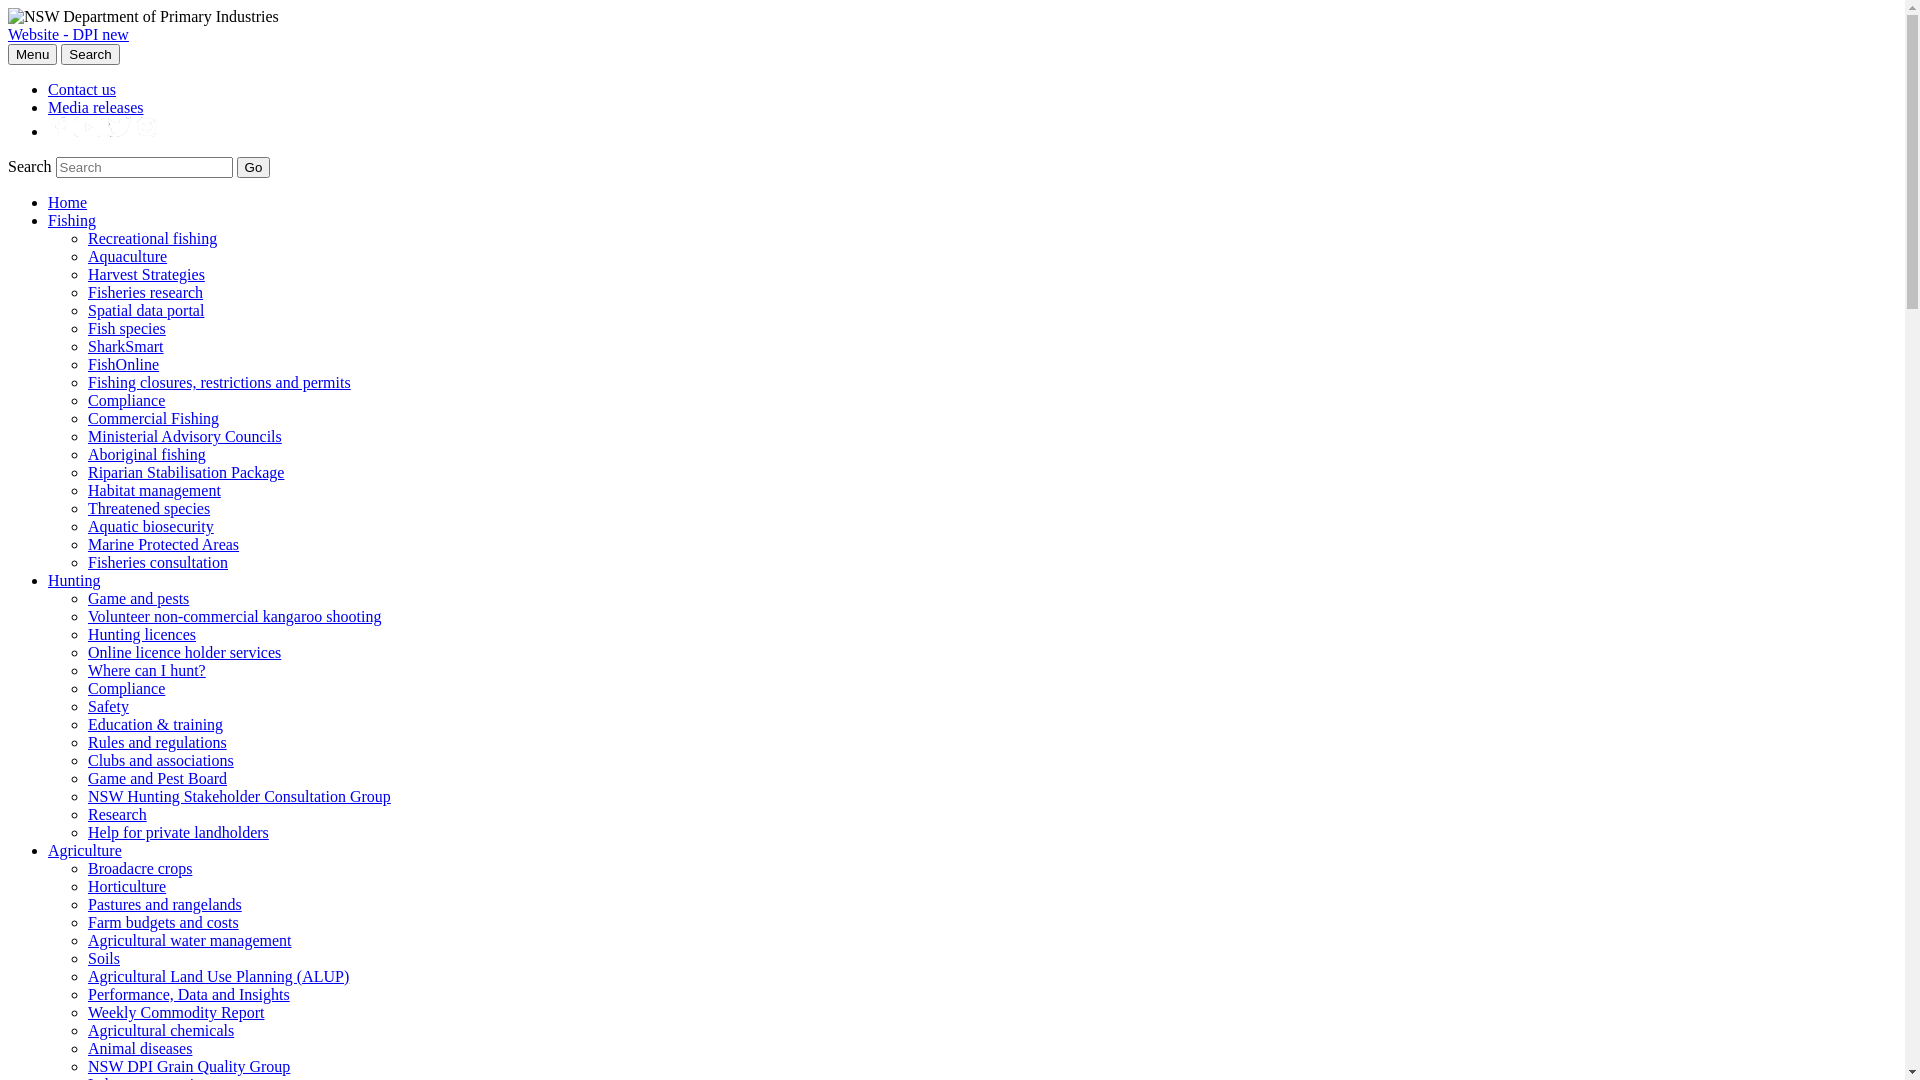 The image size is (1920, 1080). What do you see at coordinates (144, 292) in the screenshot?
I see `'Fisheries research'` at bounding box center [144, 292].